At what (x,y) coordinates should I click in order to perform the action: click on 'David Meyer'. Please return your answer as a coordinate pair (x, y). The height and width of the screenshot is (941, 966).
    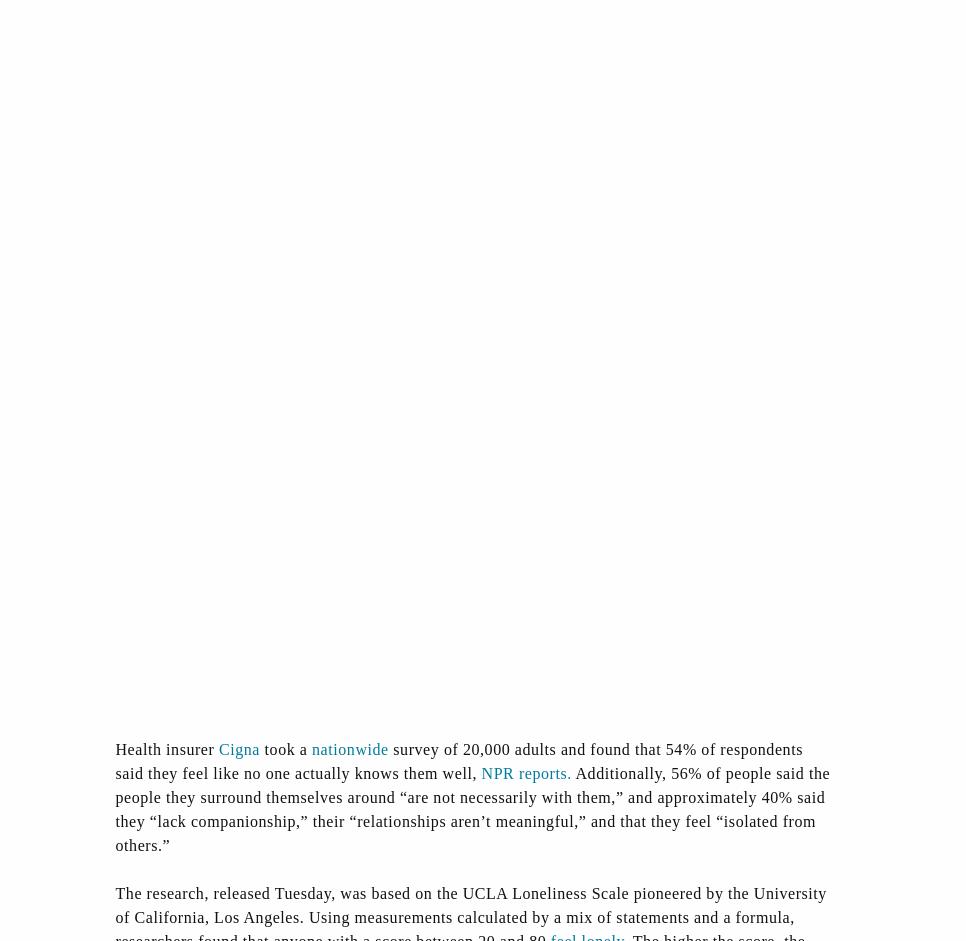
    Looking at the image, I should click on (363, 331).